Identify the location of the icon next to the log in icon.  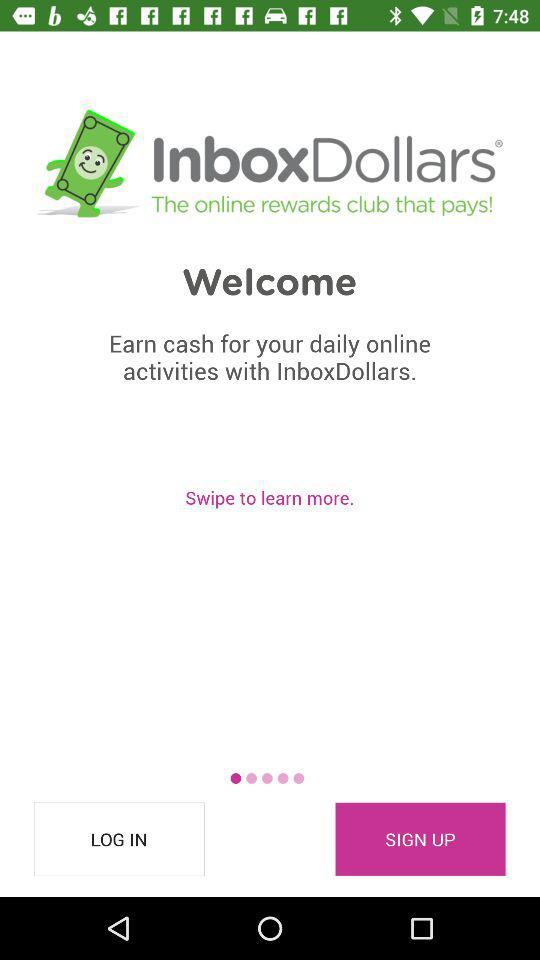
(419, 839).